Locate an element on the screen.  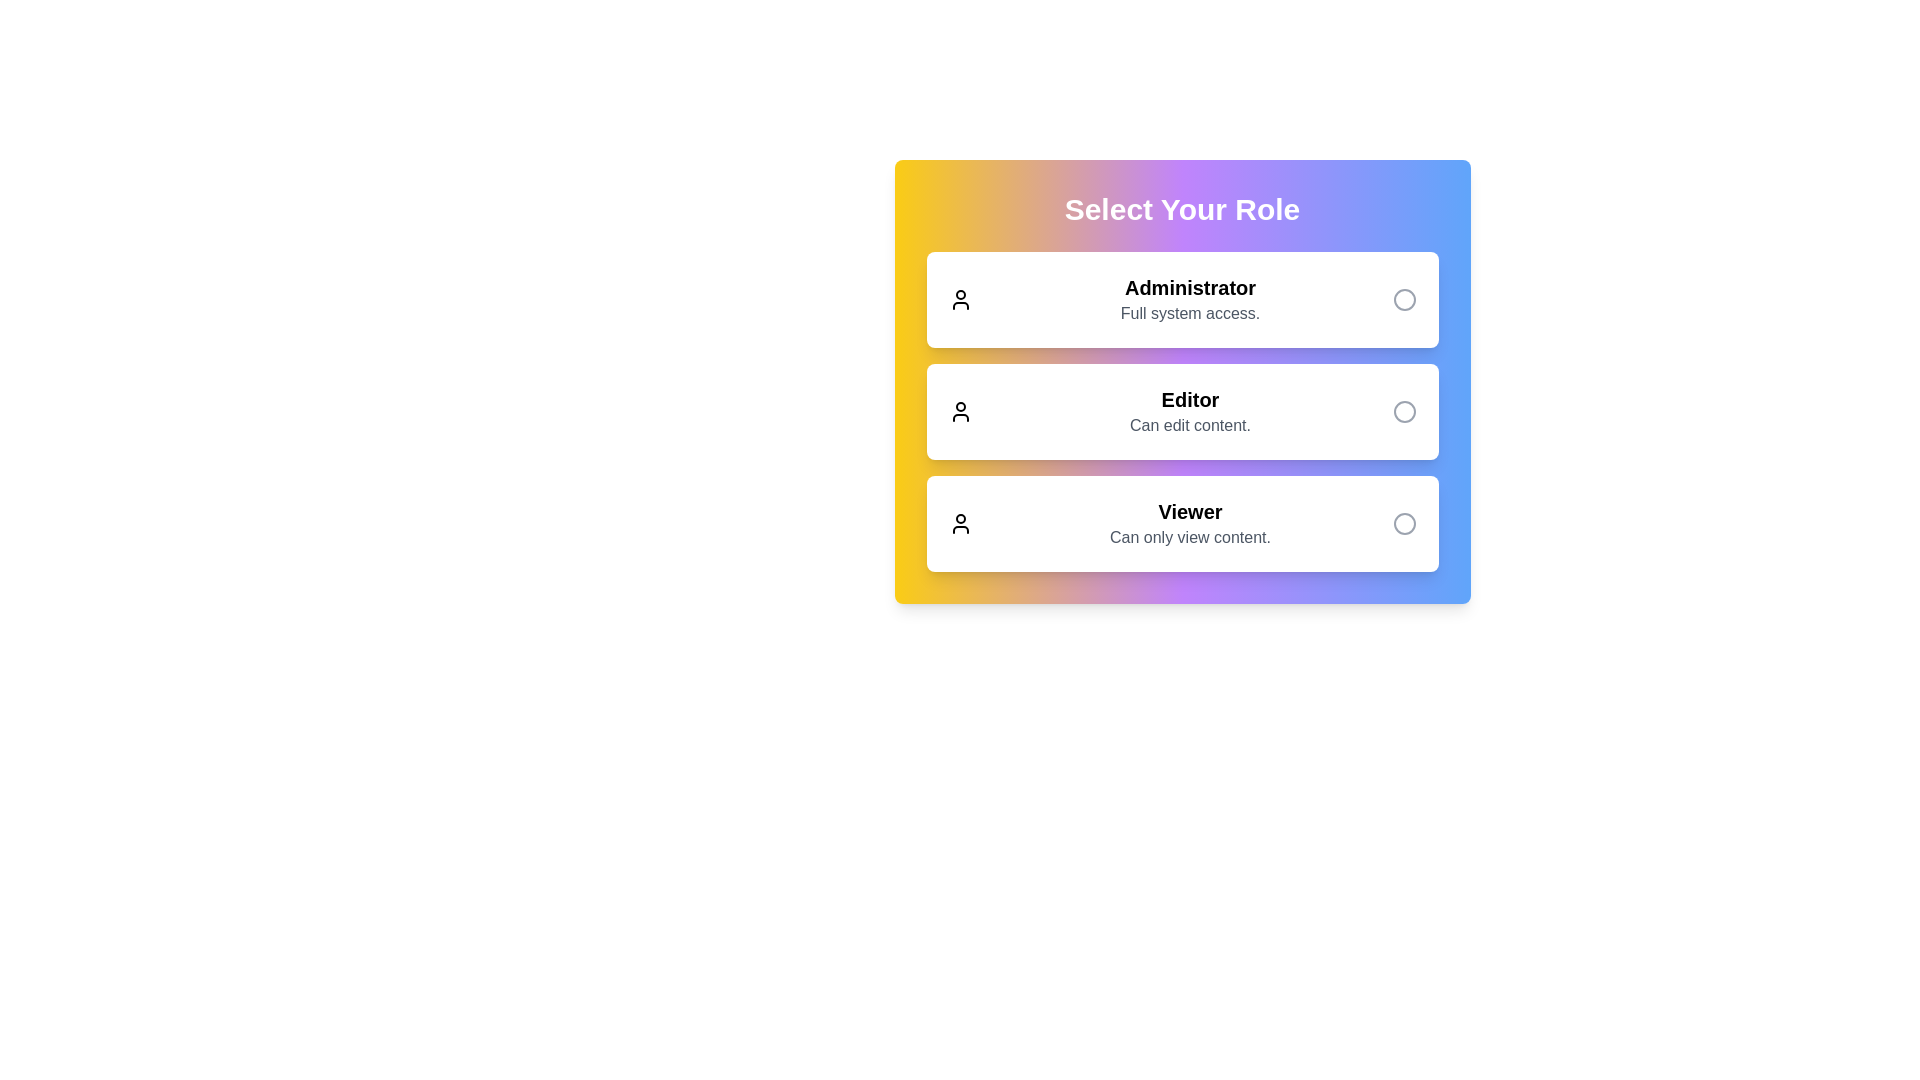
the second radio button labeled 'Editor' in the 'Select Your Role' selection area is located at coordinates (1182, 411).